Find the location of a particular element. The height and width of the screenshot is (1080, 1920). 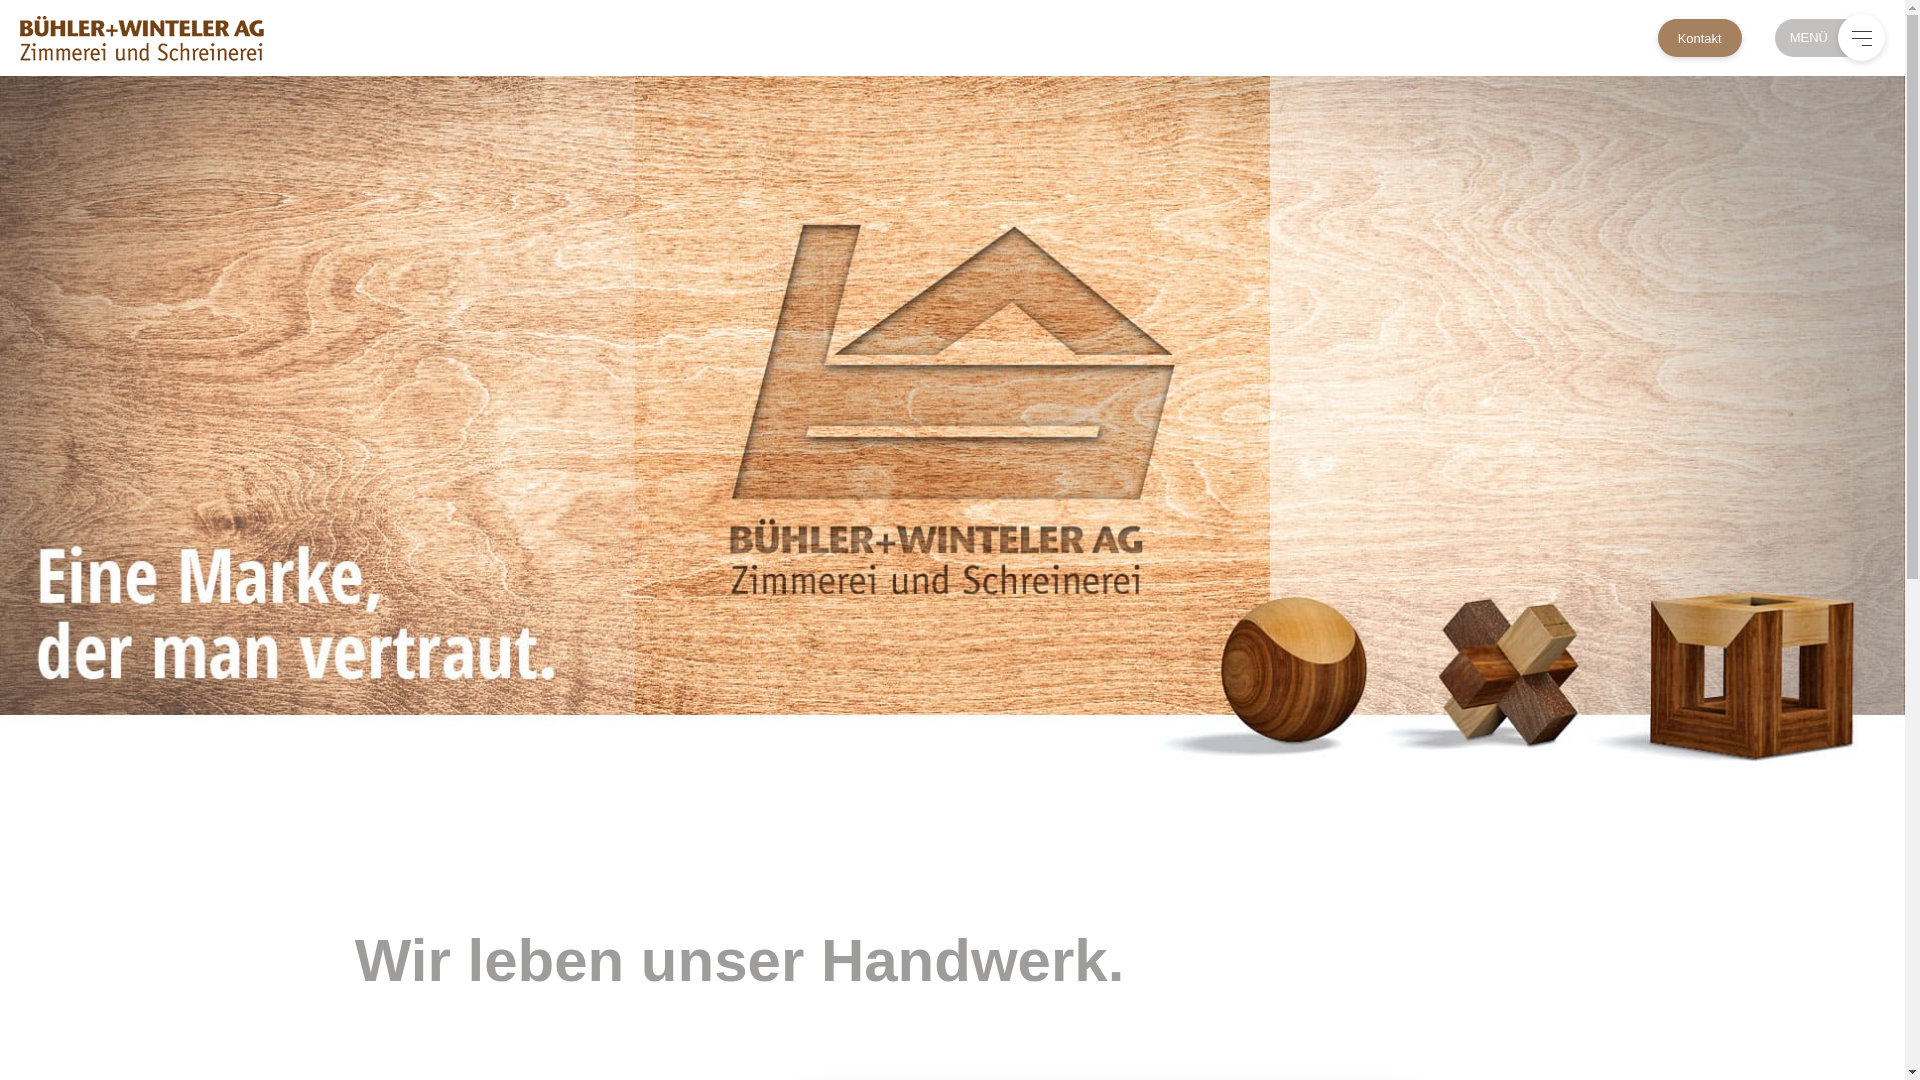

'Kontakt' is located at coordinates (1698, 37).